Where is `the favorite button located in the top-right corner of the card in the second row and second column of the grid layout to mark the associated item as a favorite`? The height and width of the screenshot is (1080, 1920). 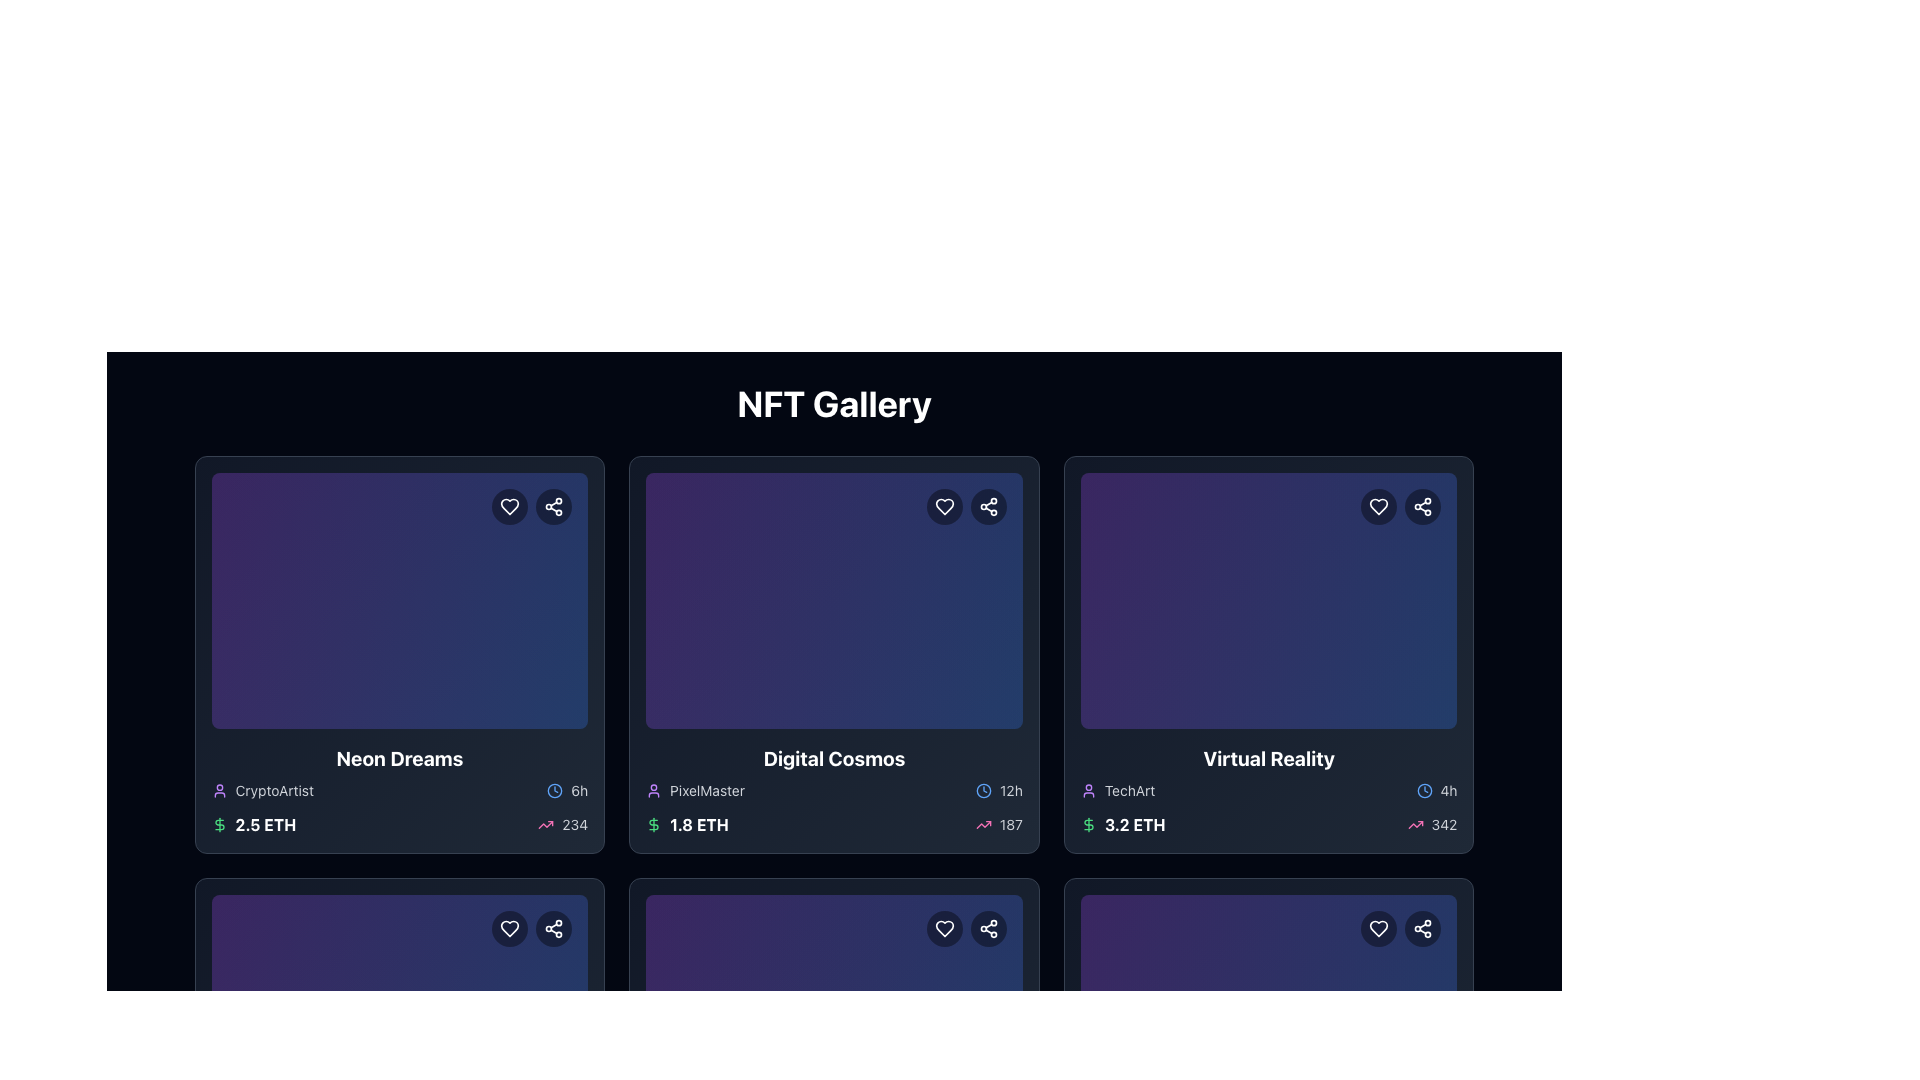 the favorite button located in the top-right corner of the card in the second row and second column of the grid layout to mark the associated item as a favorite is located at coordinates (943, 929).